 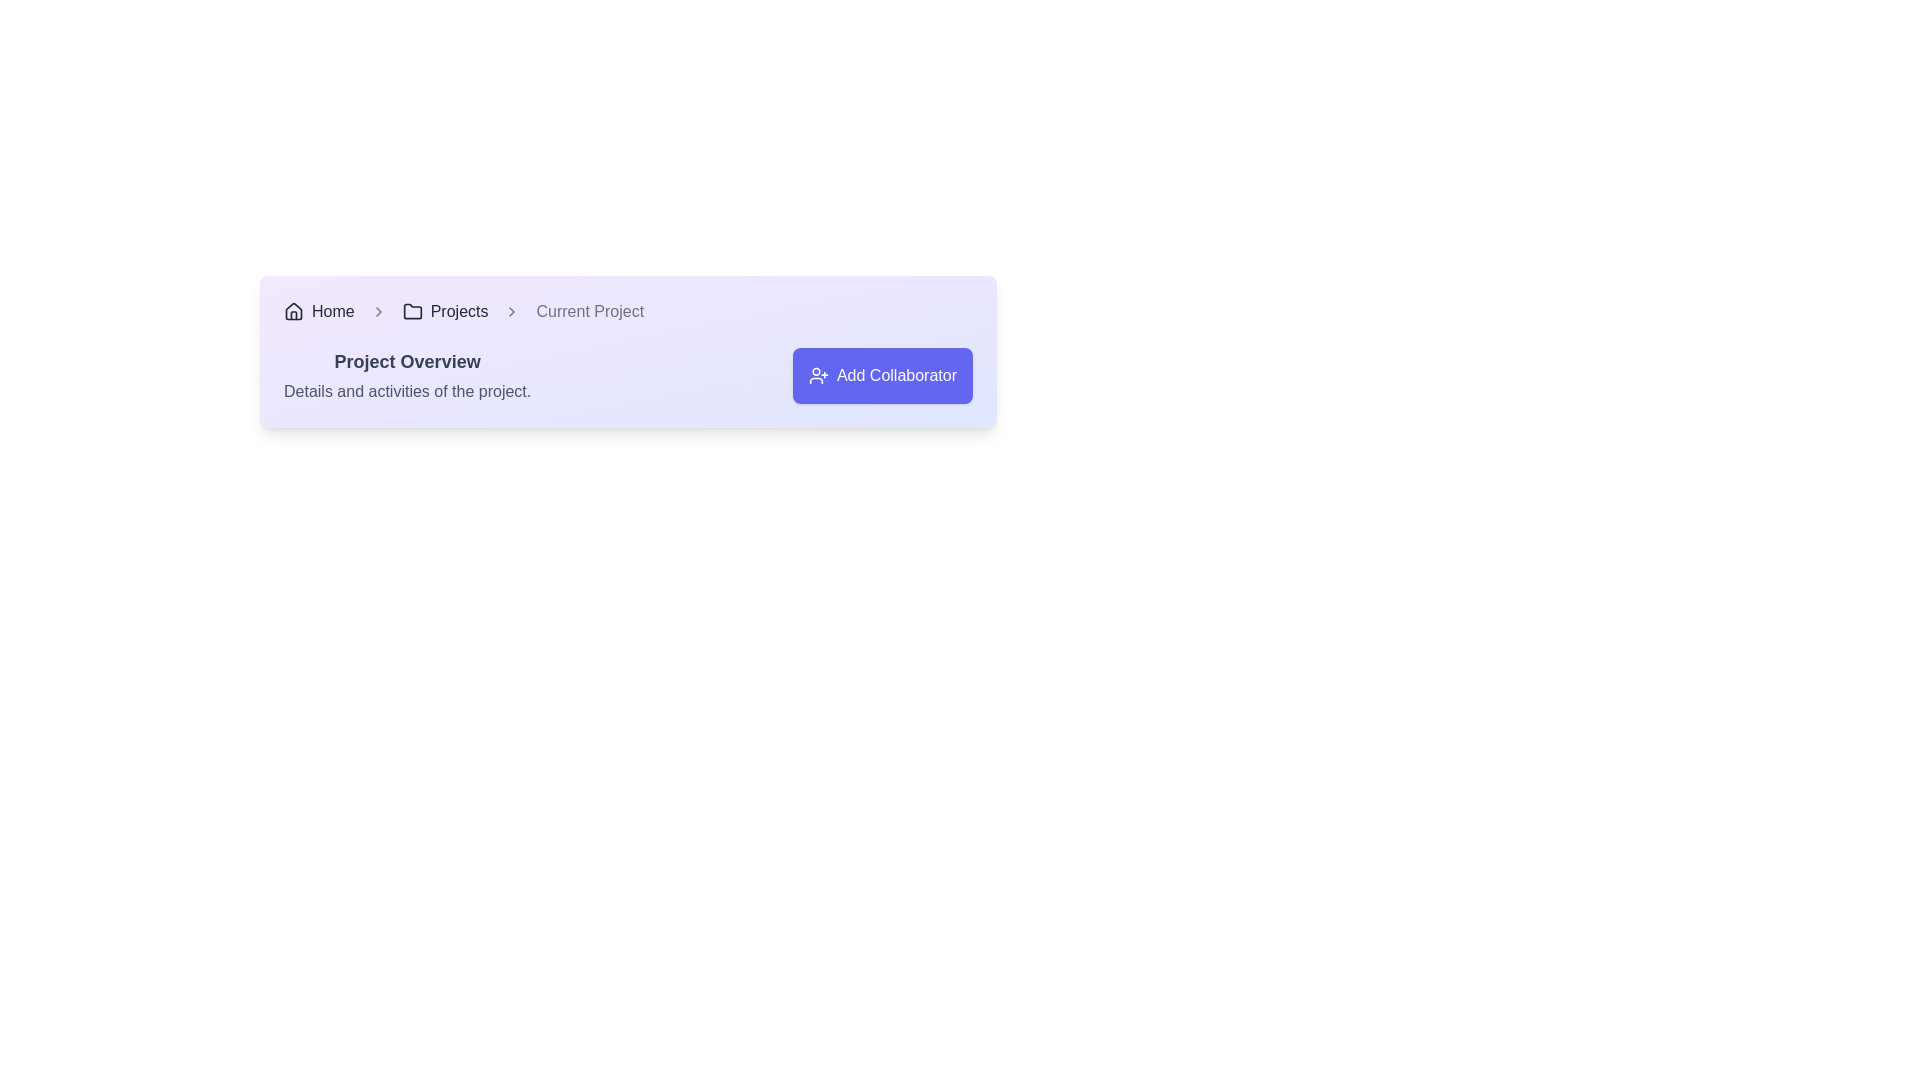 What do you see at coordinates (818, 375) in the screenshot?
I see `the 'Add Collaborator' icon` at bounding box center [818, 375].